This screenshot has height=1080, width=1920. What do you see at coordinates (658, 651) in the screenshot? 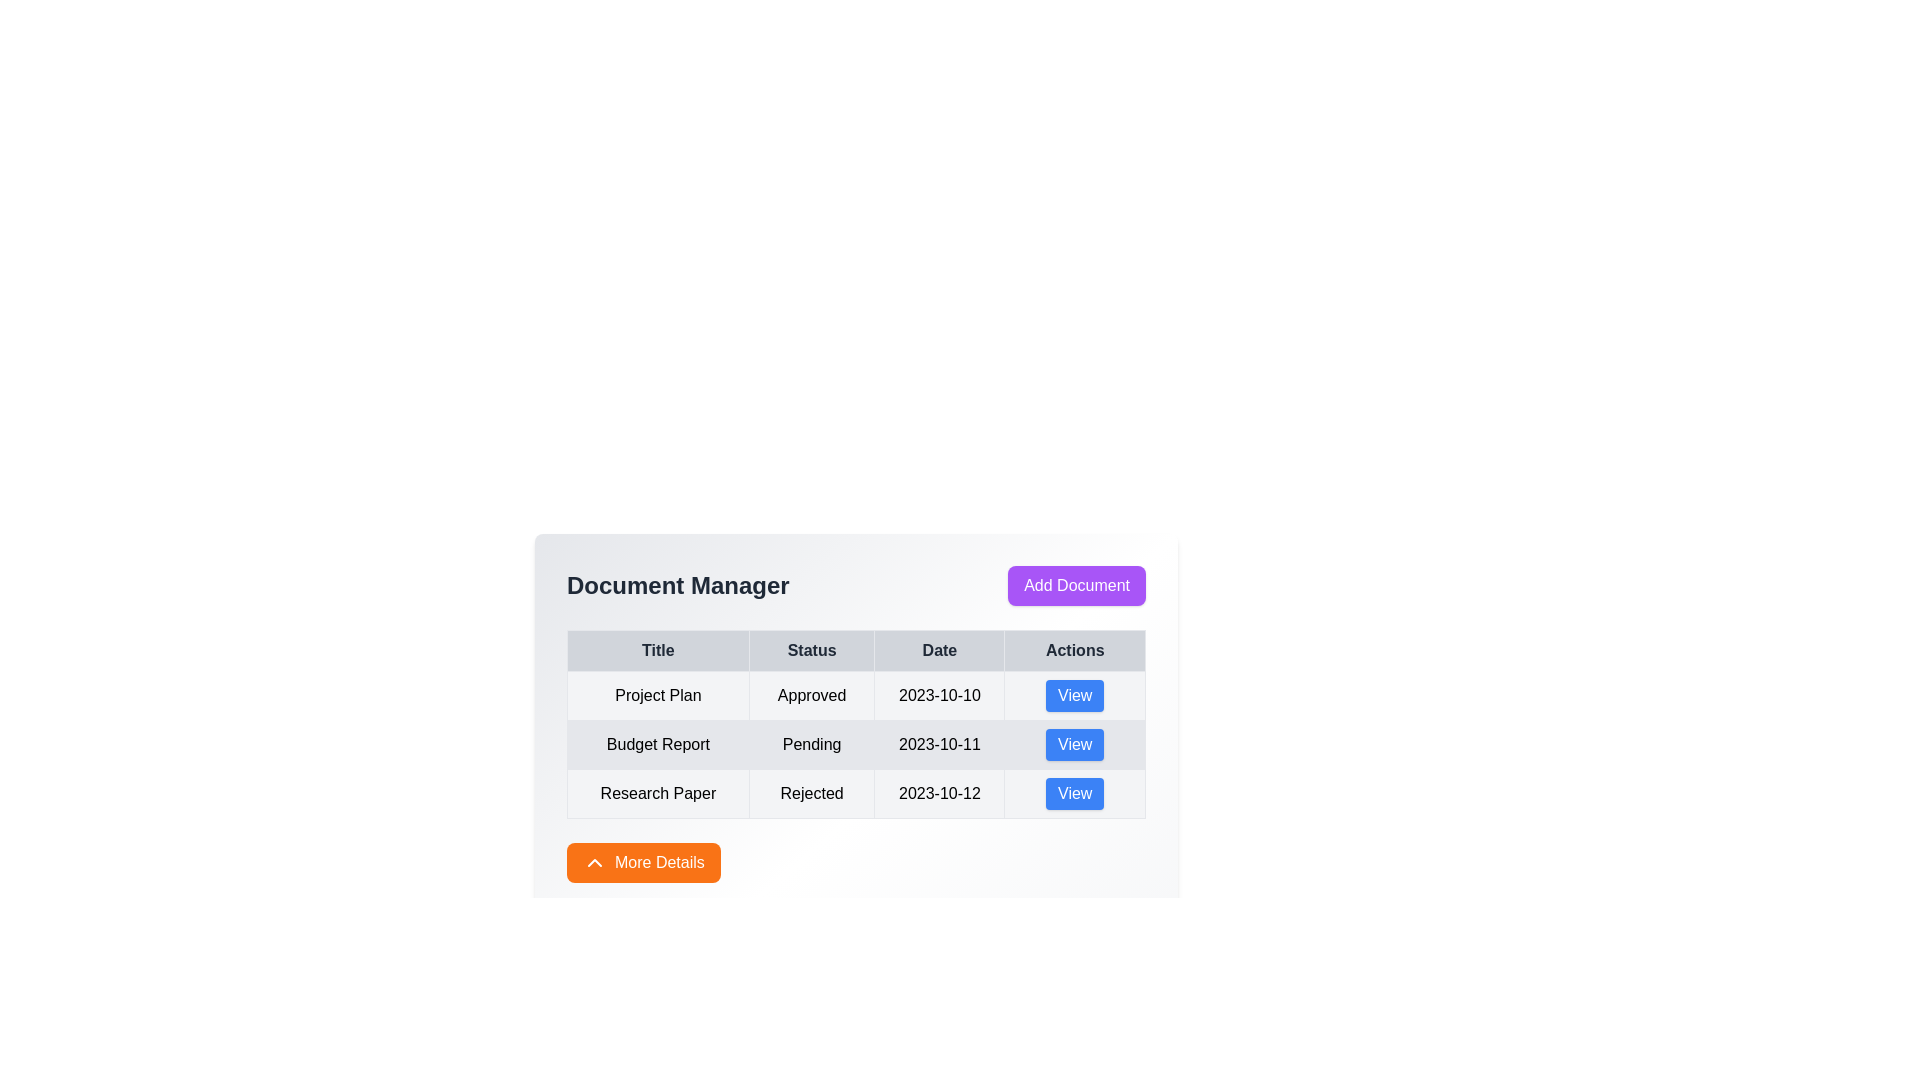
I see `the first label displaying the text 'Title', which is bold and centered in a light gray background, located under the 'Document Manager' heading` at bounding box center [658, 651].